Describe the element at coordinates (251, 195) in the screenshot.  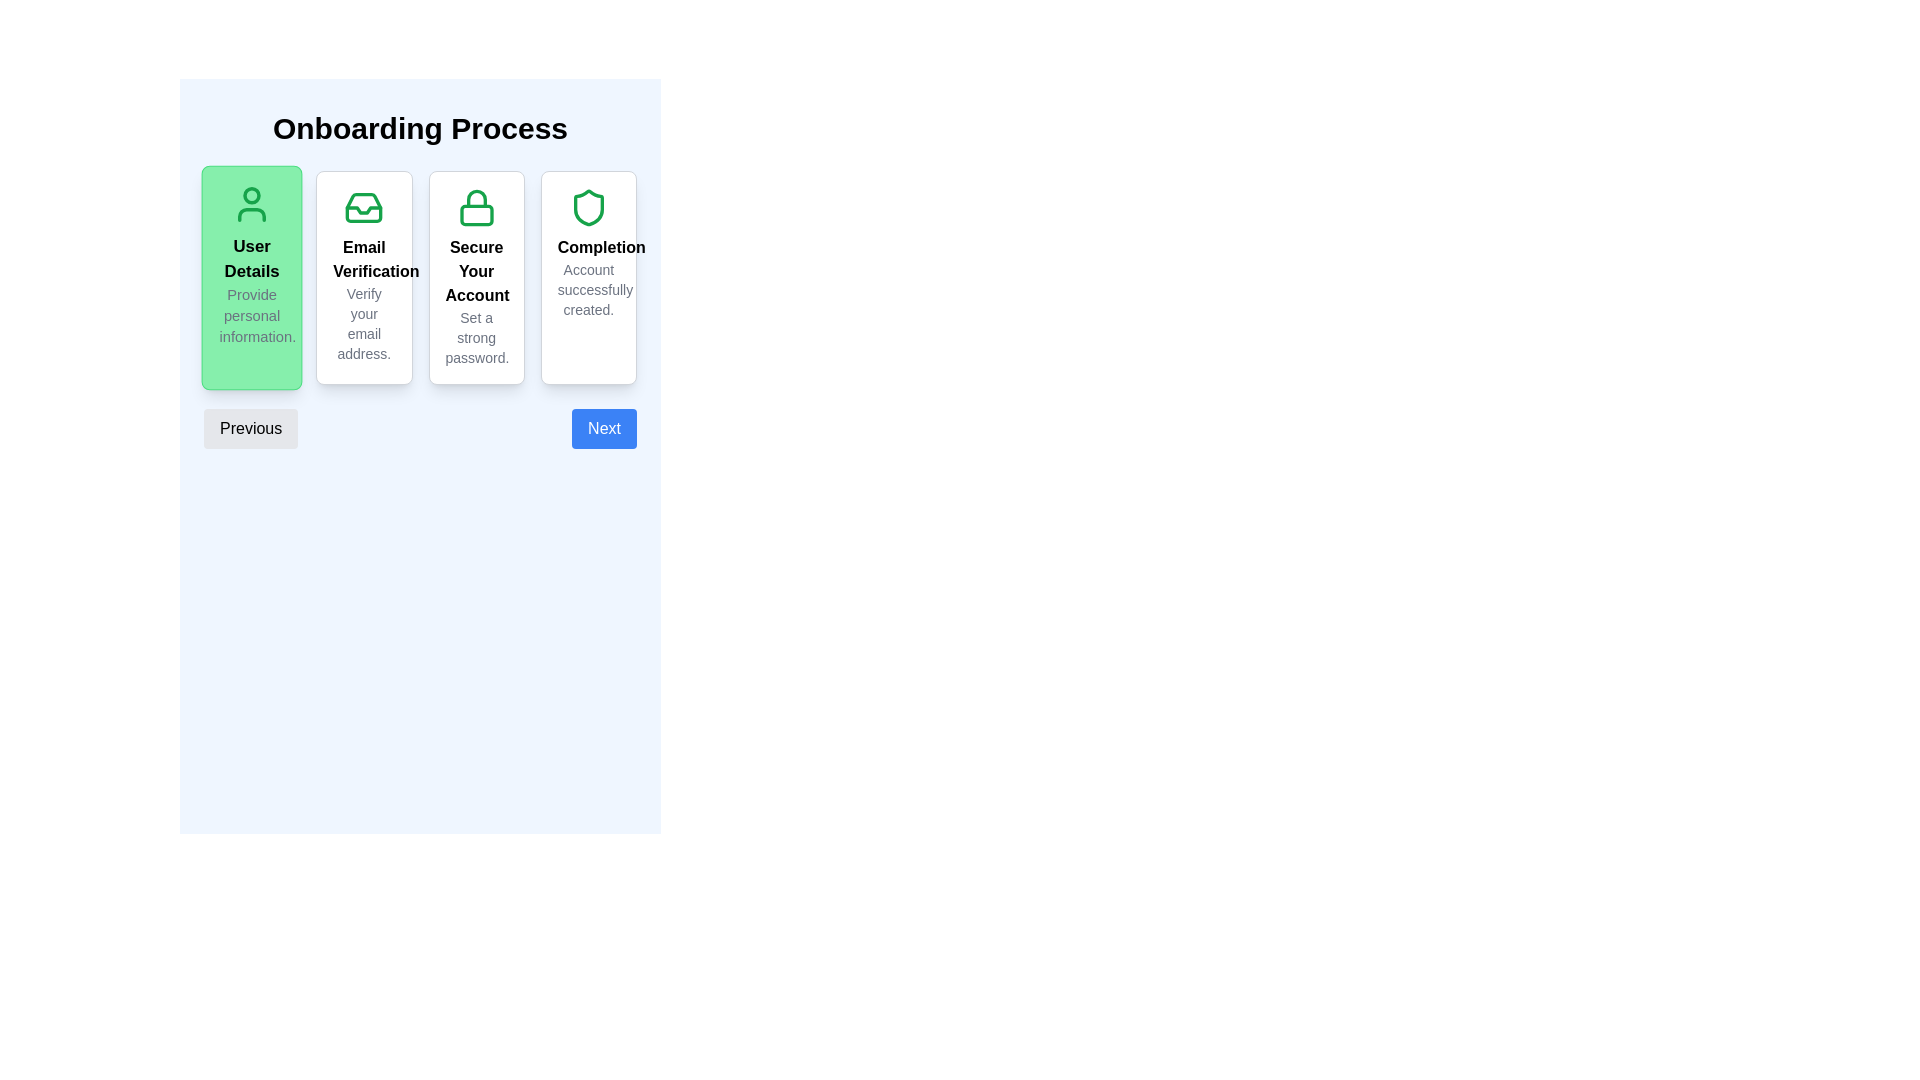
I see `the small circular shape that is part of the user icon graphic located in the 'User Details' card of the onboarding process` at that location.